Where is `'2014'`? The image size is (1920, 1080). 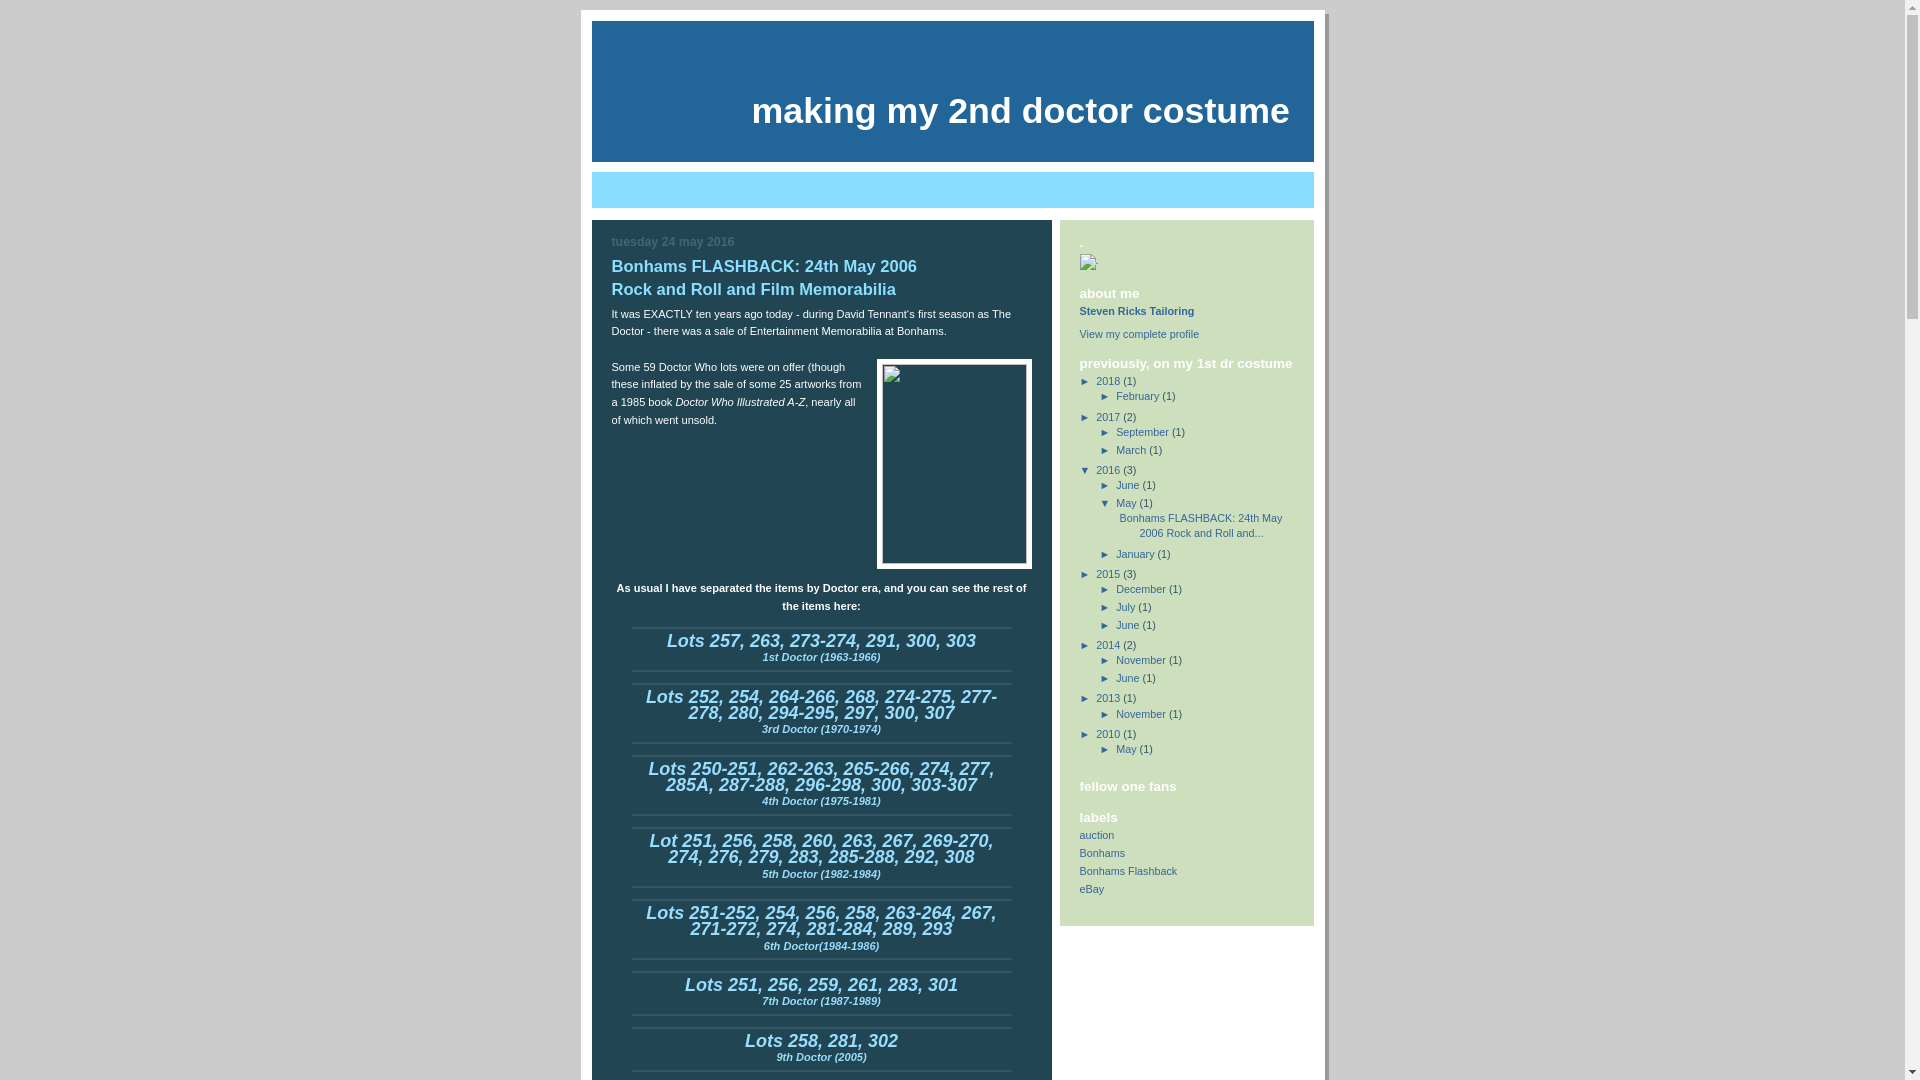
'2014' is located at coordinates (1108, 644).